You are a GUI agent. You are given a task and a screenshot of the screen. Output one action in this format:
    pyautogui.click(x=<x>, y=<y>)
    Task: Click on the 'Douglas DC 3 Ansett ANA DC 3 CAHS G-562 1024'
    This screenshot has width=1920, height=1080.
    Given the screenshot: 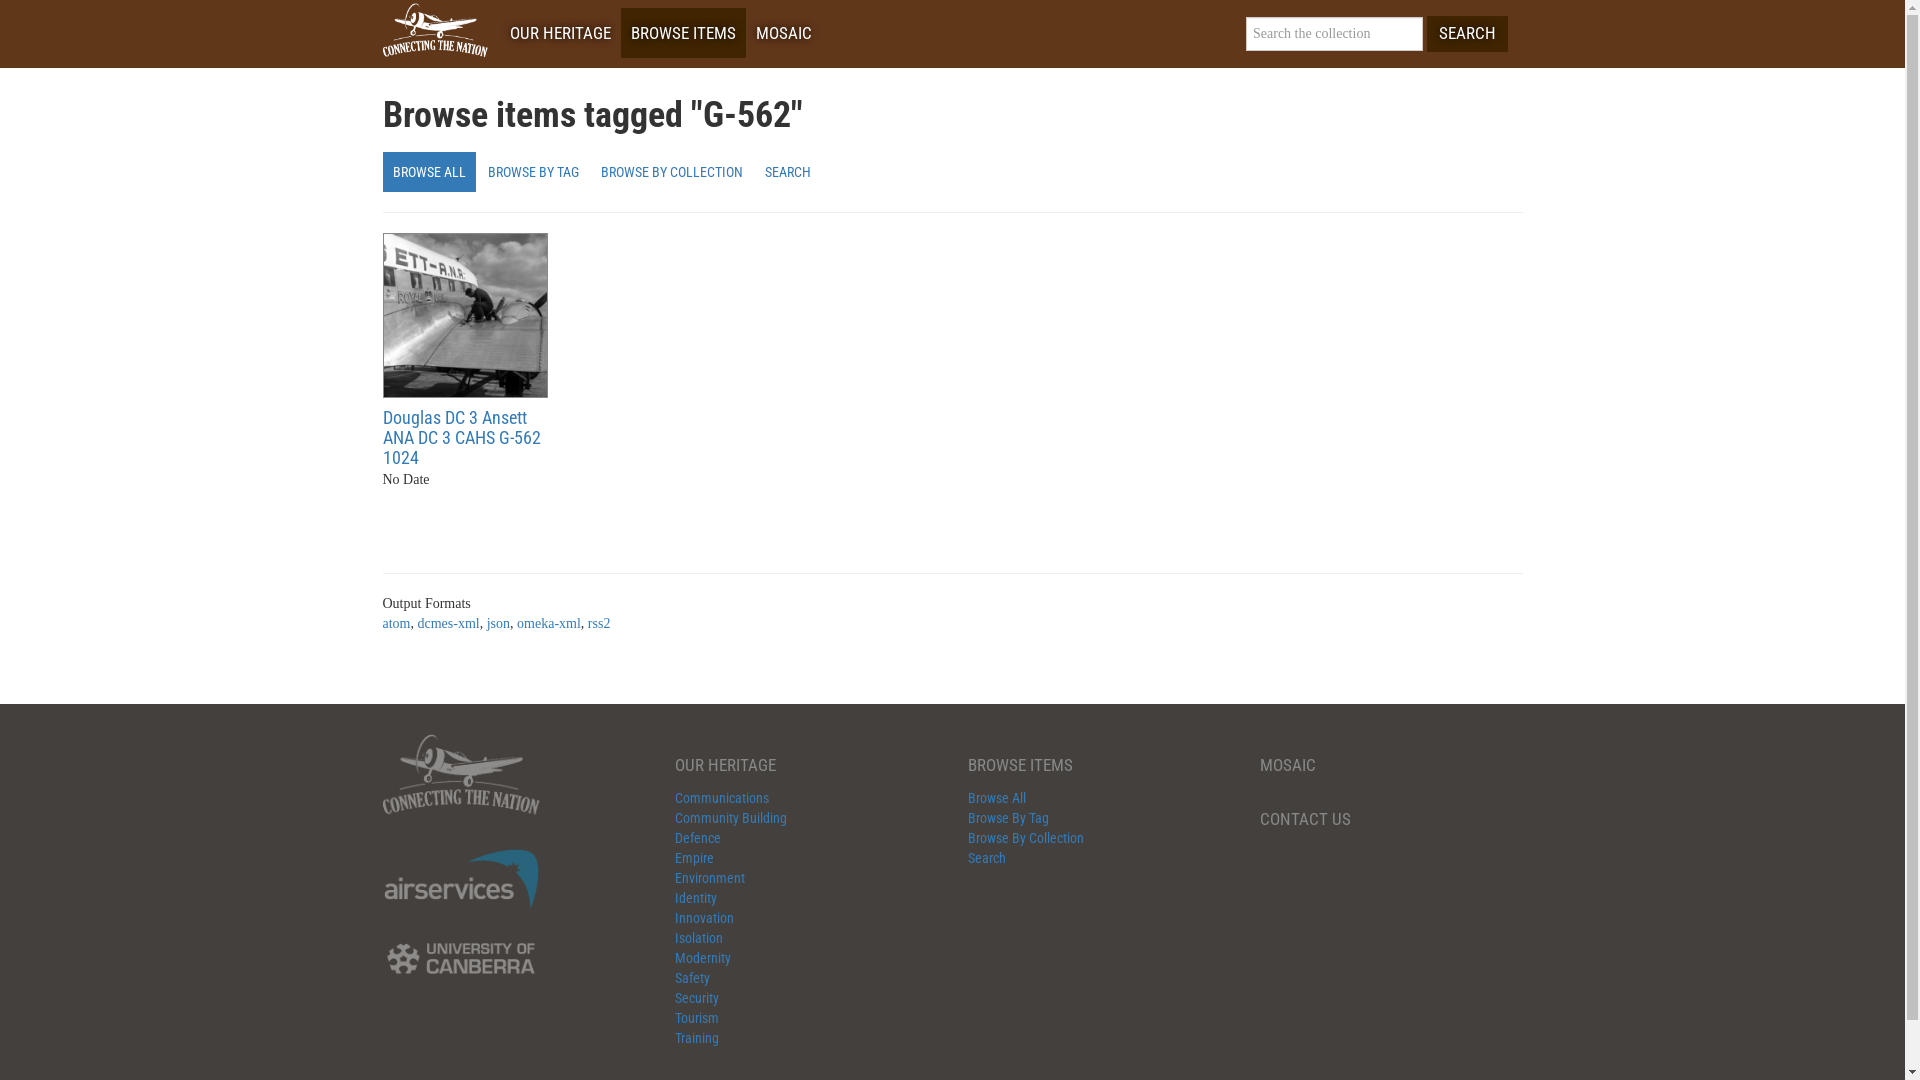 What is the action you would take?
    pyautogui.click(x=459, y=436)
    